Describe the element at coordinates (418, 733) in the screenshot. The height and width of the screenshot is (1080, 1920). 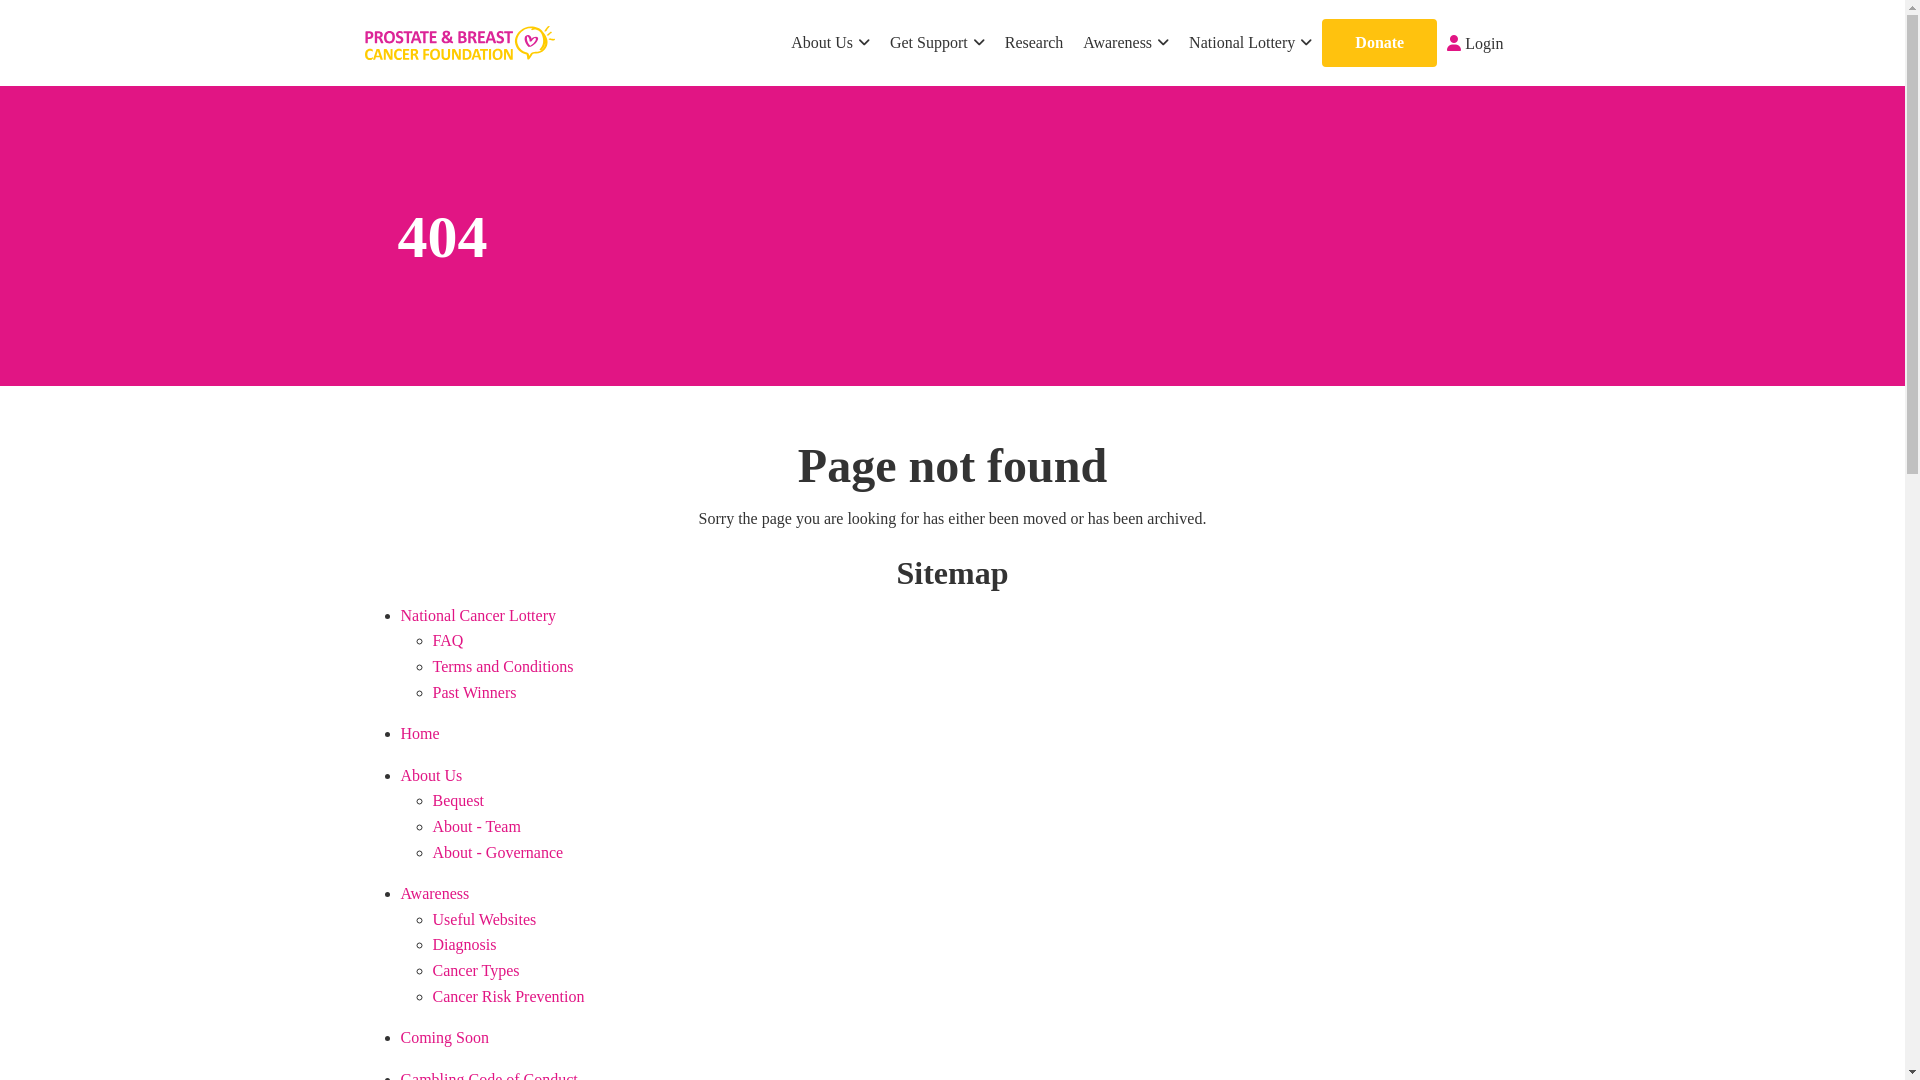
I see `'Home'` at that location.